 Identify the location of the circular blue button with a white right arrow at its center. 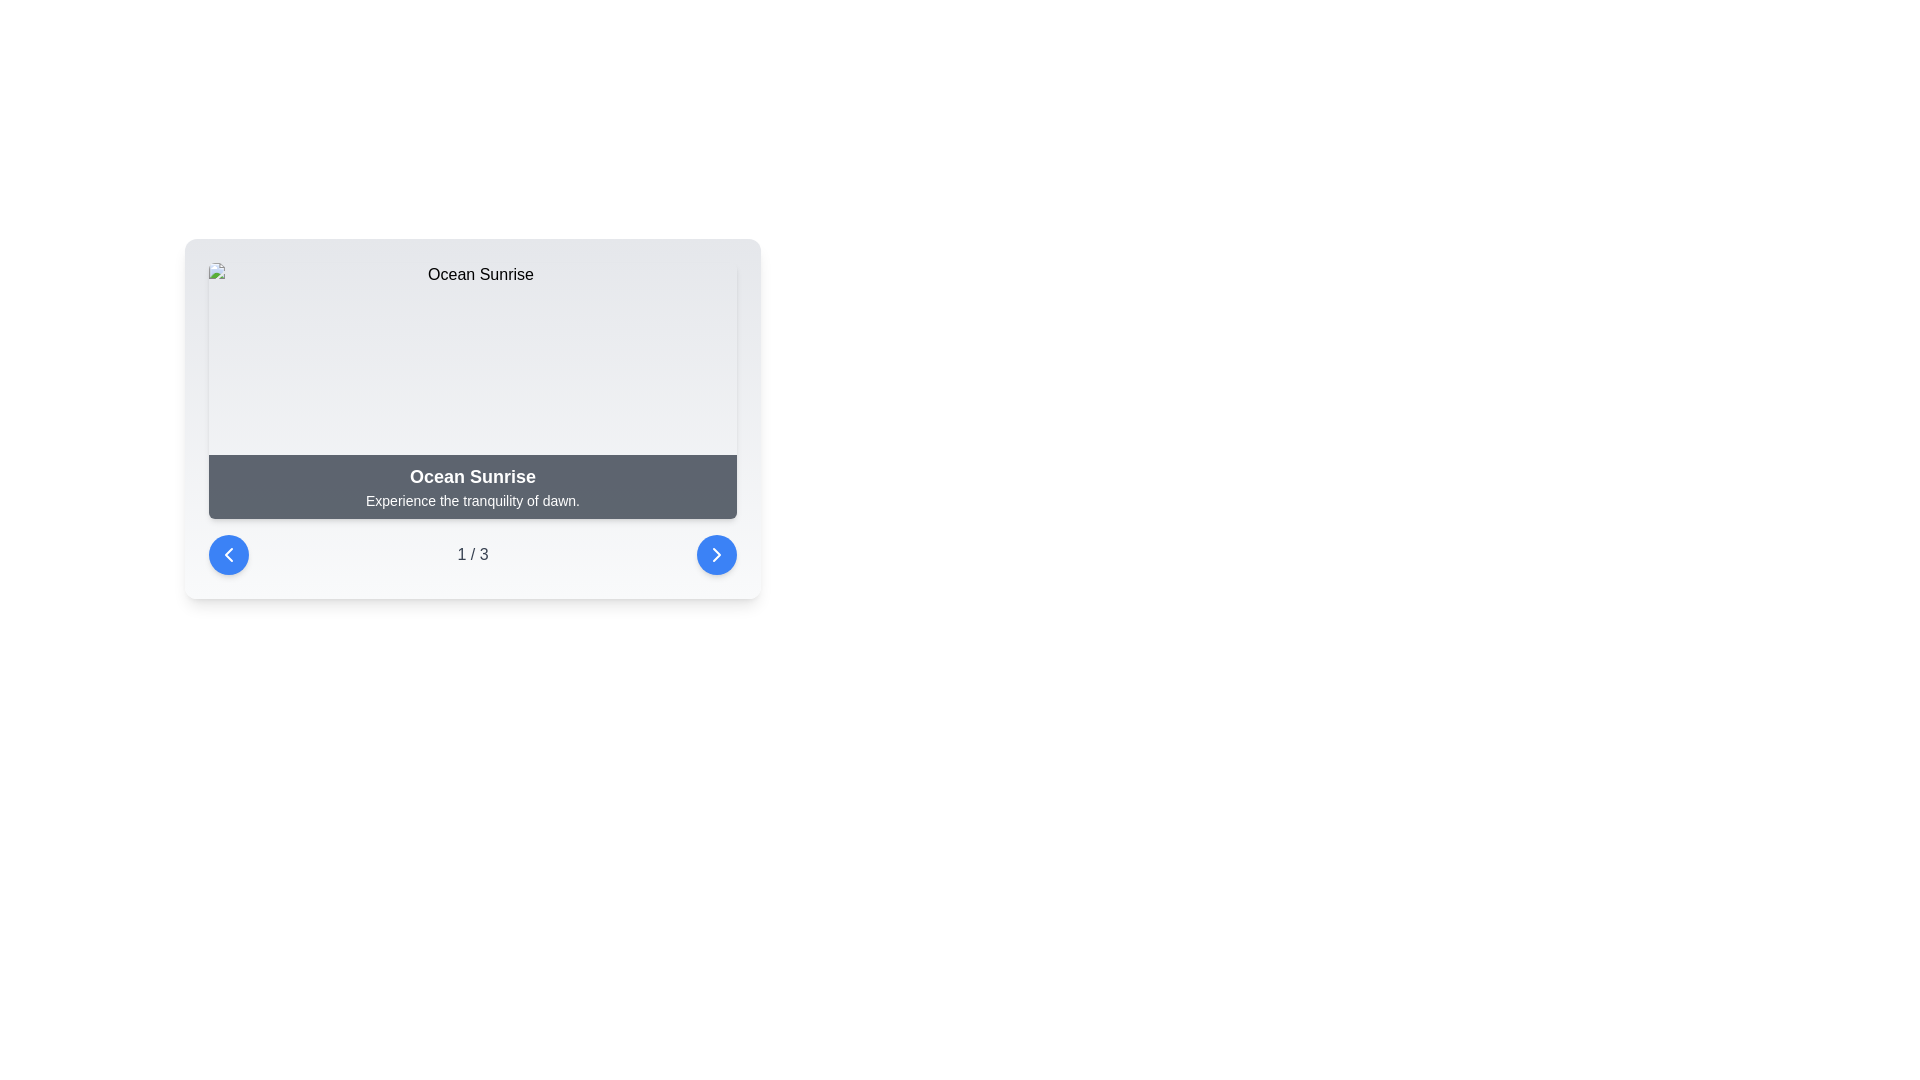
(716, 555).